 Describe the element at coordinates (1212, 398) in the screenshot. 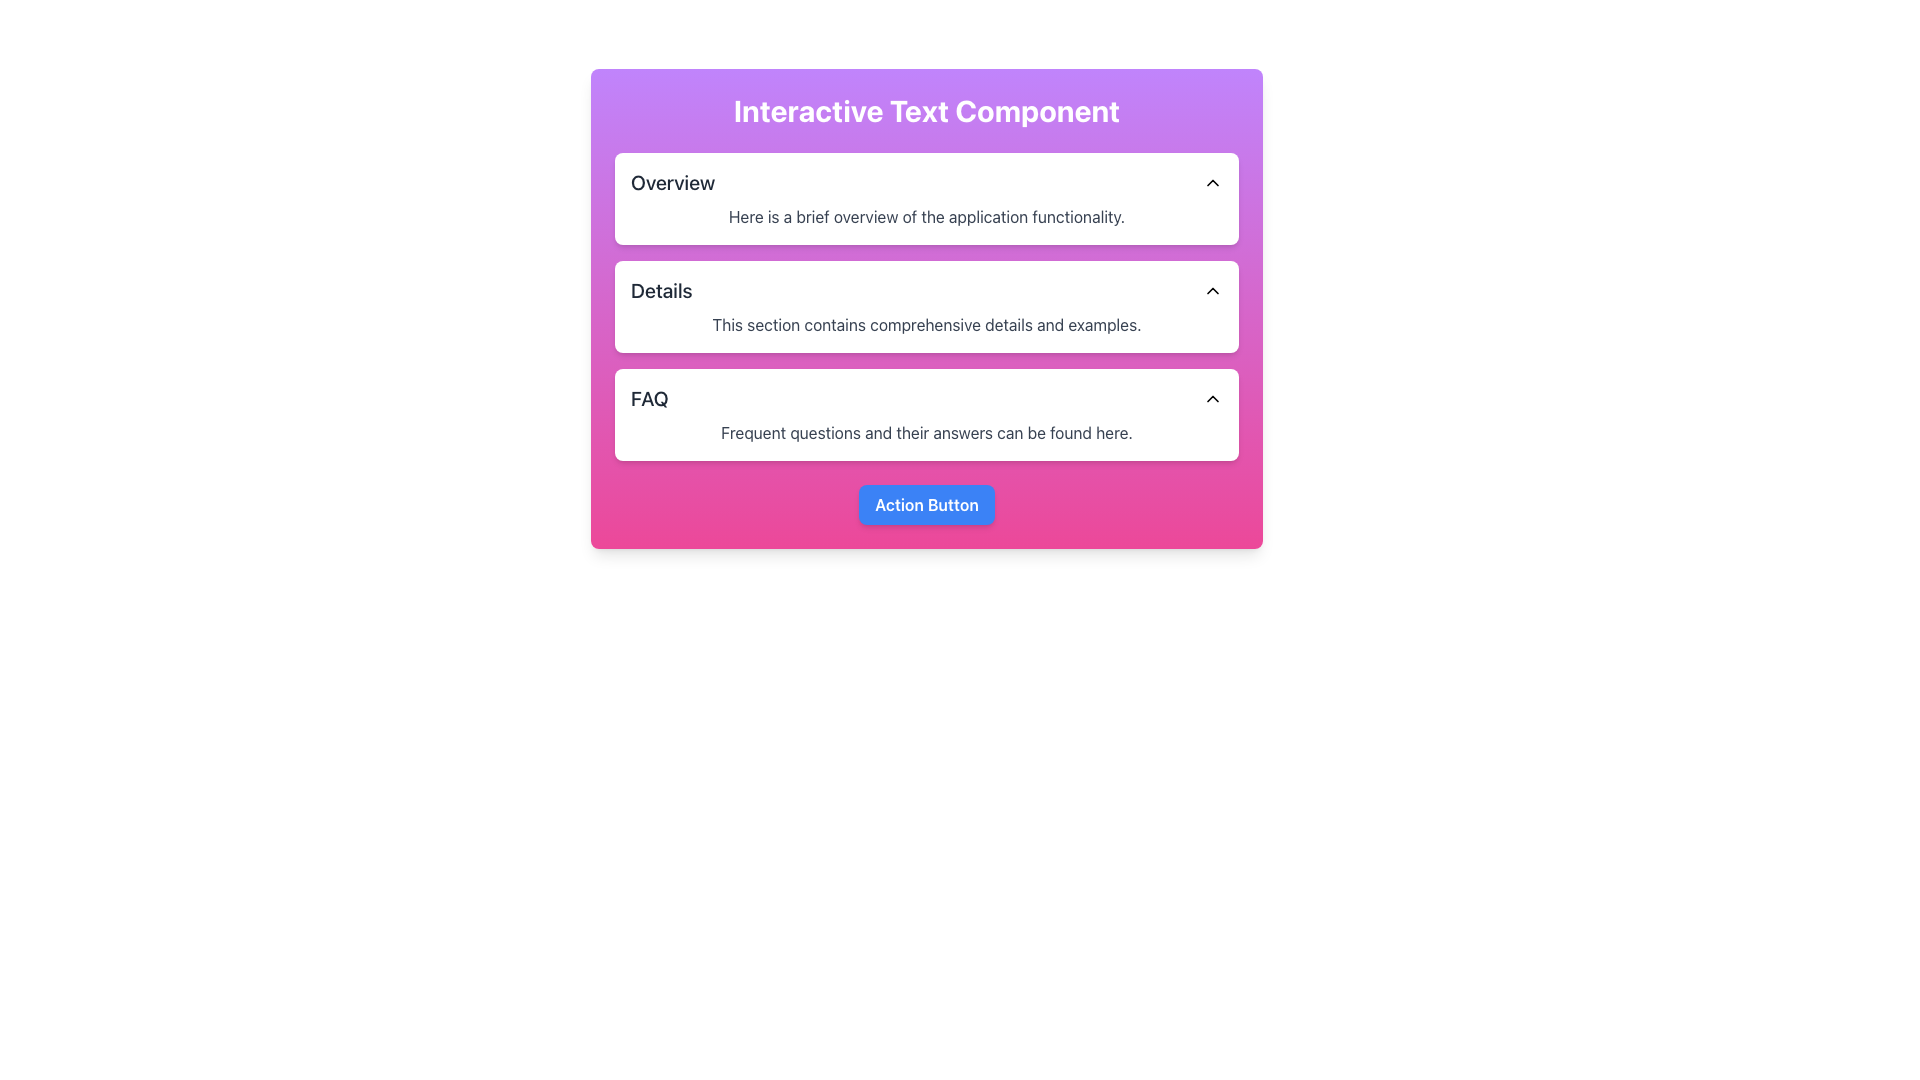

I see `the upward-pointing chevron icon located at the right side of the FAQ section header` at that location.